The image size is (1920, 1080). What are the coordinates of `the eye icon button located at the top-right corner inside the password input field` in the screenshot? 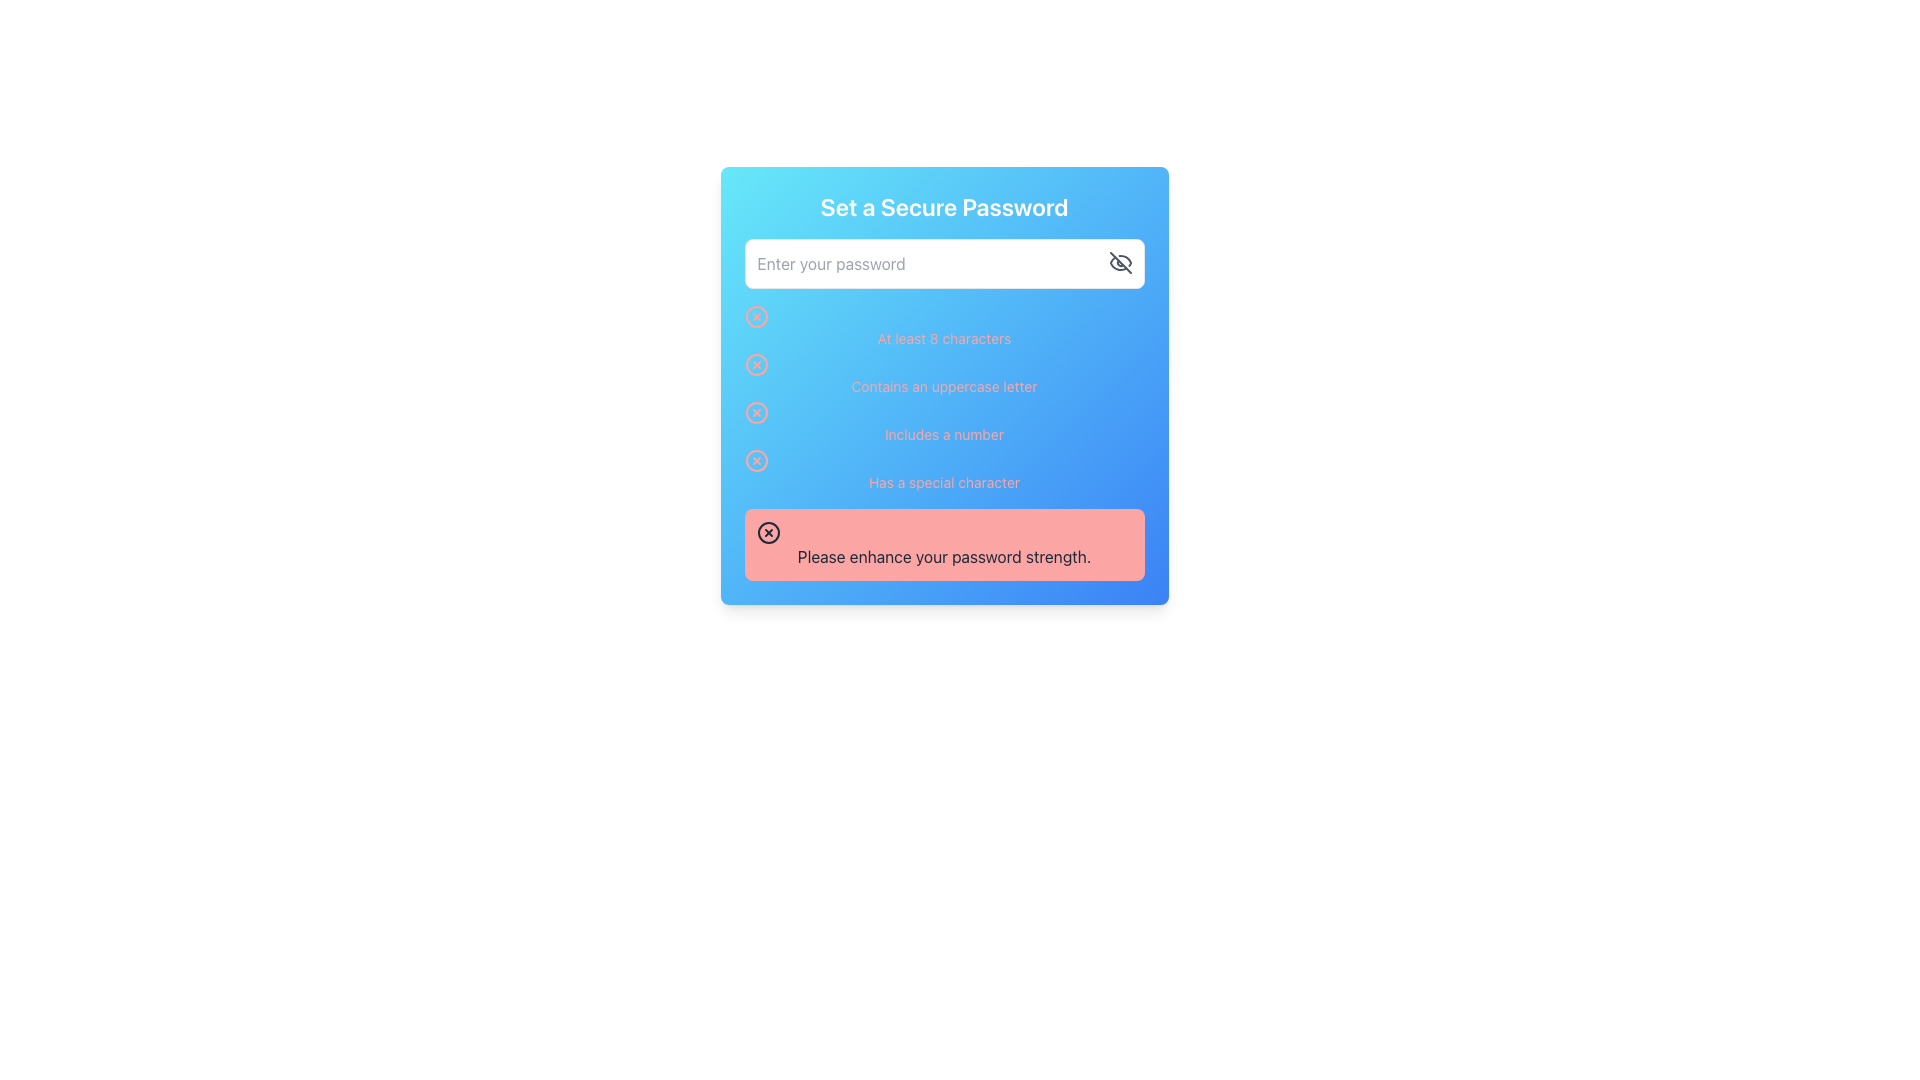 It's located at (1120, 261).